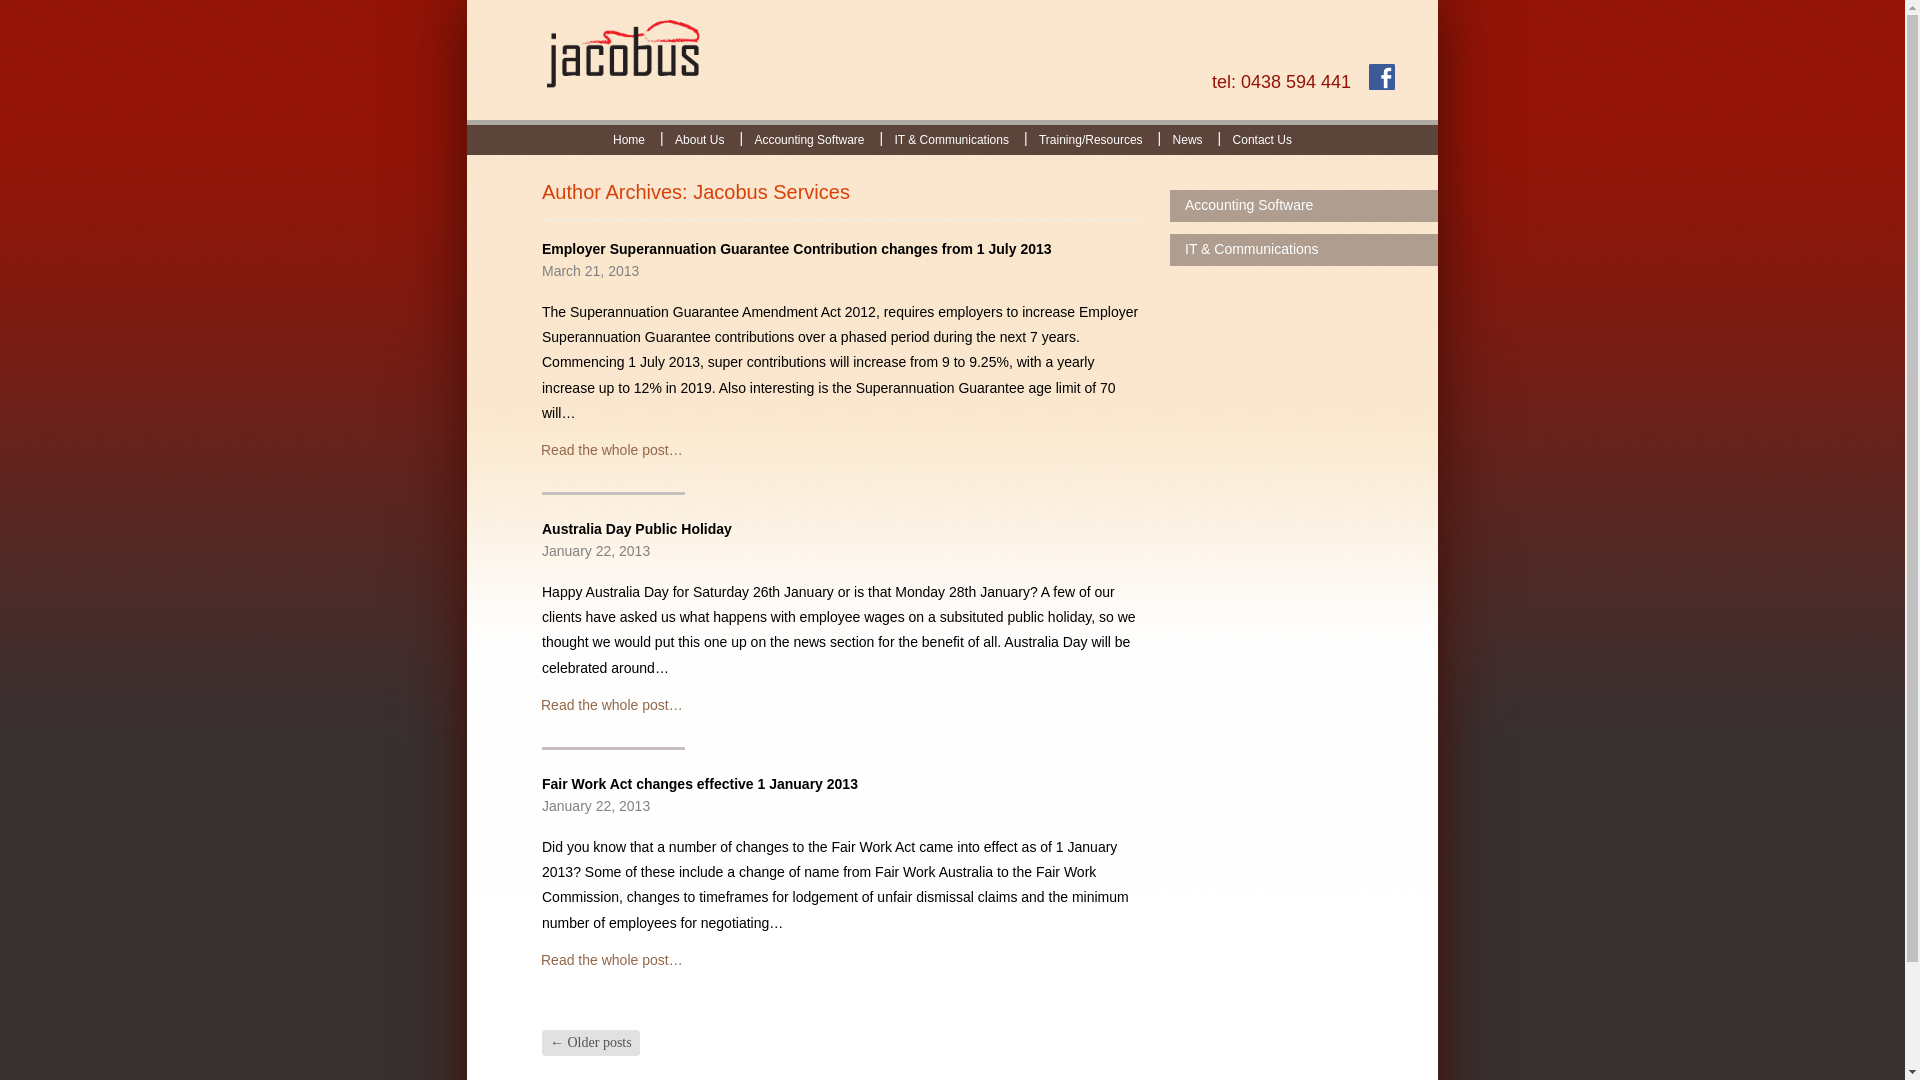 The width and height of the screenshot is (1920, 1080). I want to click on 'Accounting Software', so click(809, 138).